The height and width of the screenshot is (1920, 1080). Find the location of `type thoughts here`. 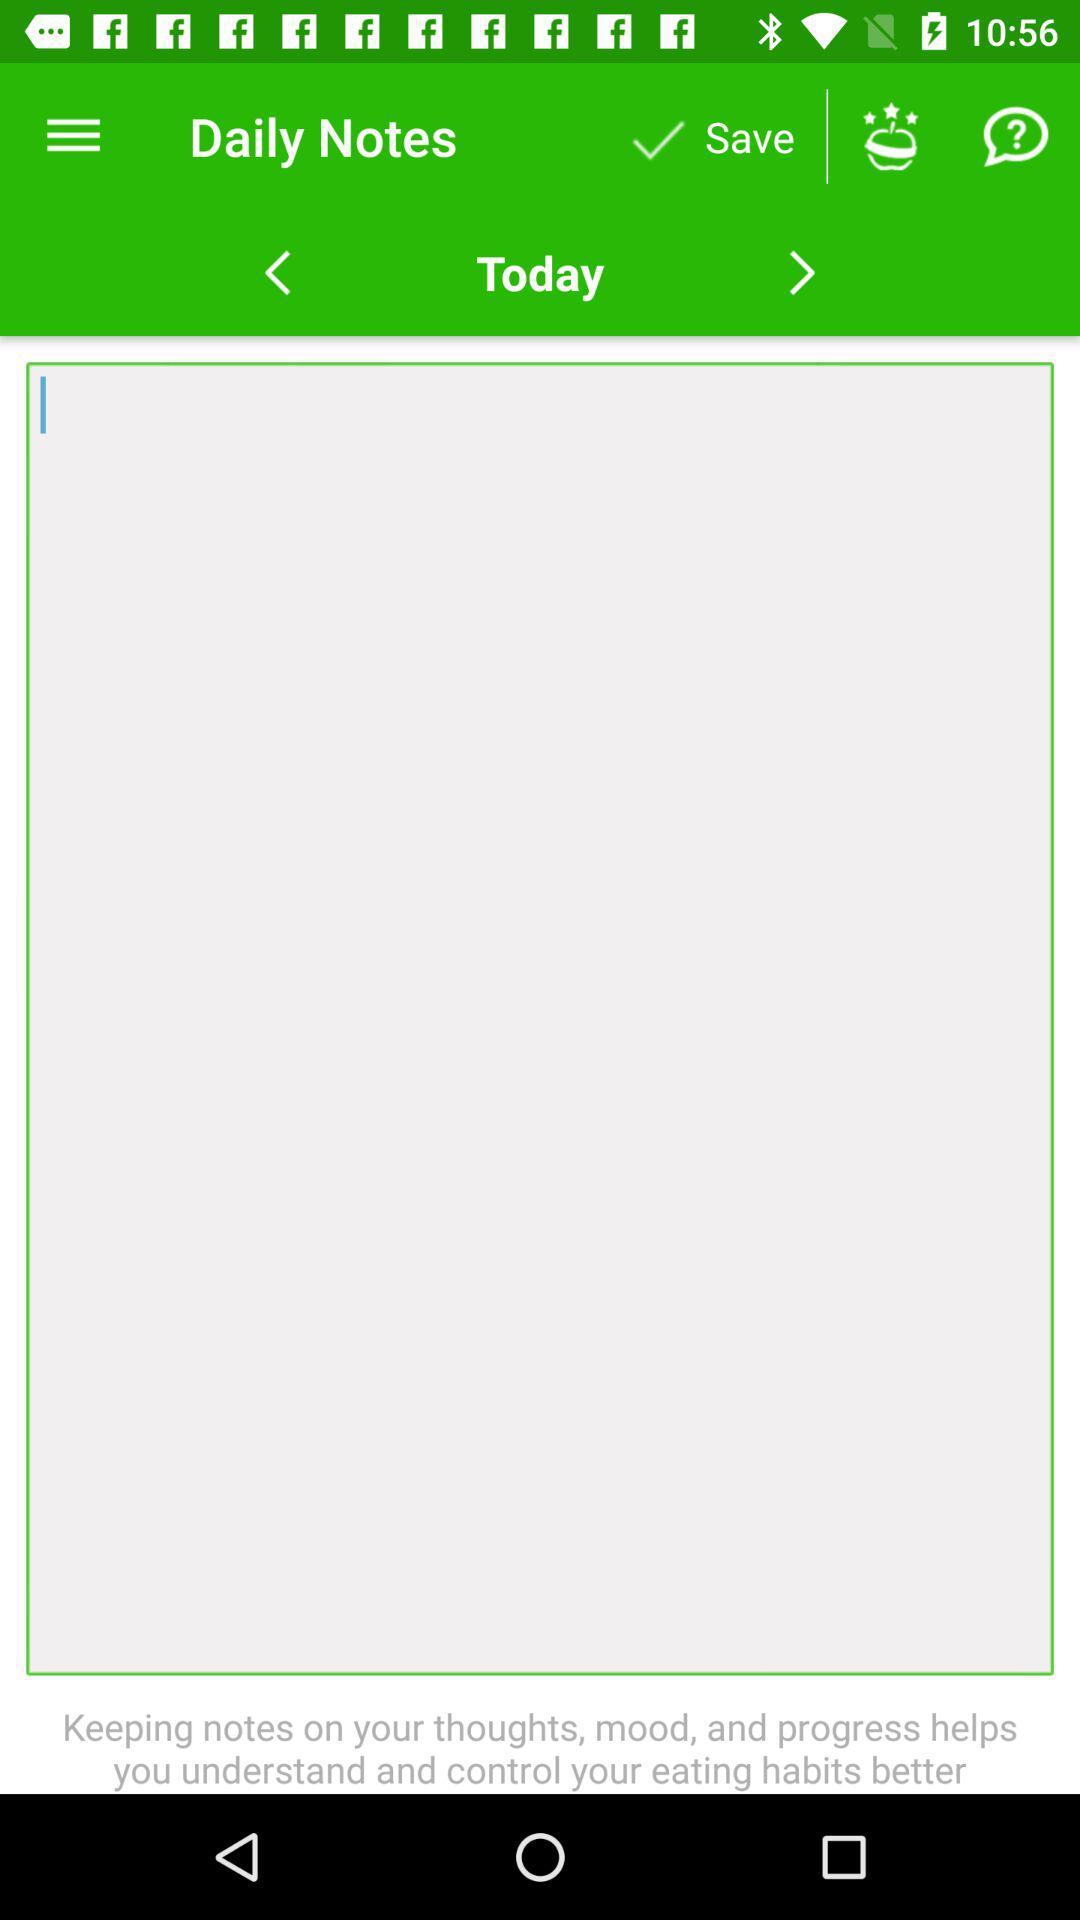

type thoughts here is located at coordinates (540, 1018).